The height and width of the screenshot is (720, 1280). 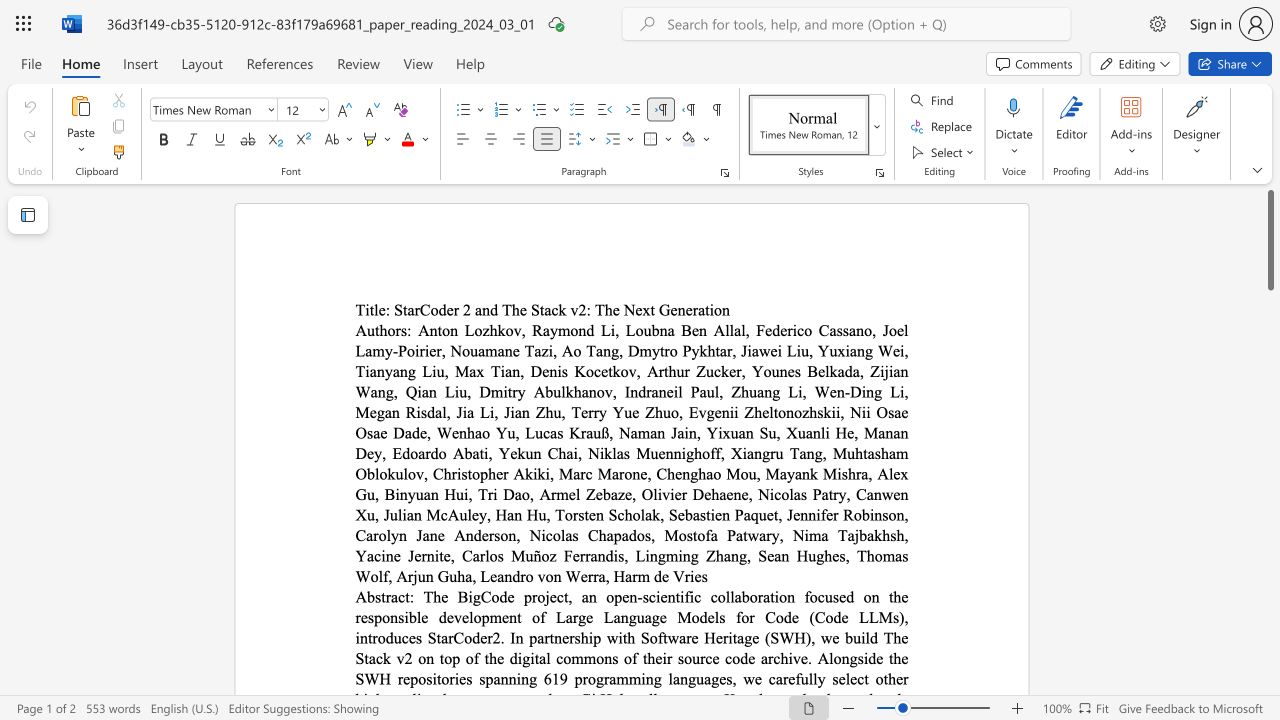 What do you see at coordinates (455, 310) in the screenshot?
I see `the 2th character "r" in the text` at bounding box center [455, 310].